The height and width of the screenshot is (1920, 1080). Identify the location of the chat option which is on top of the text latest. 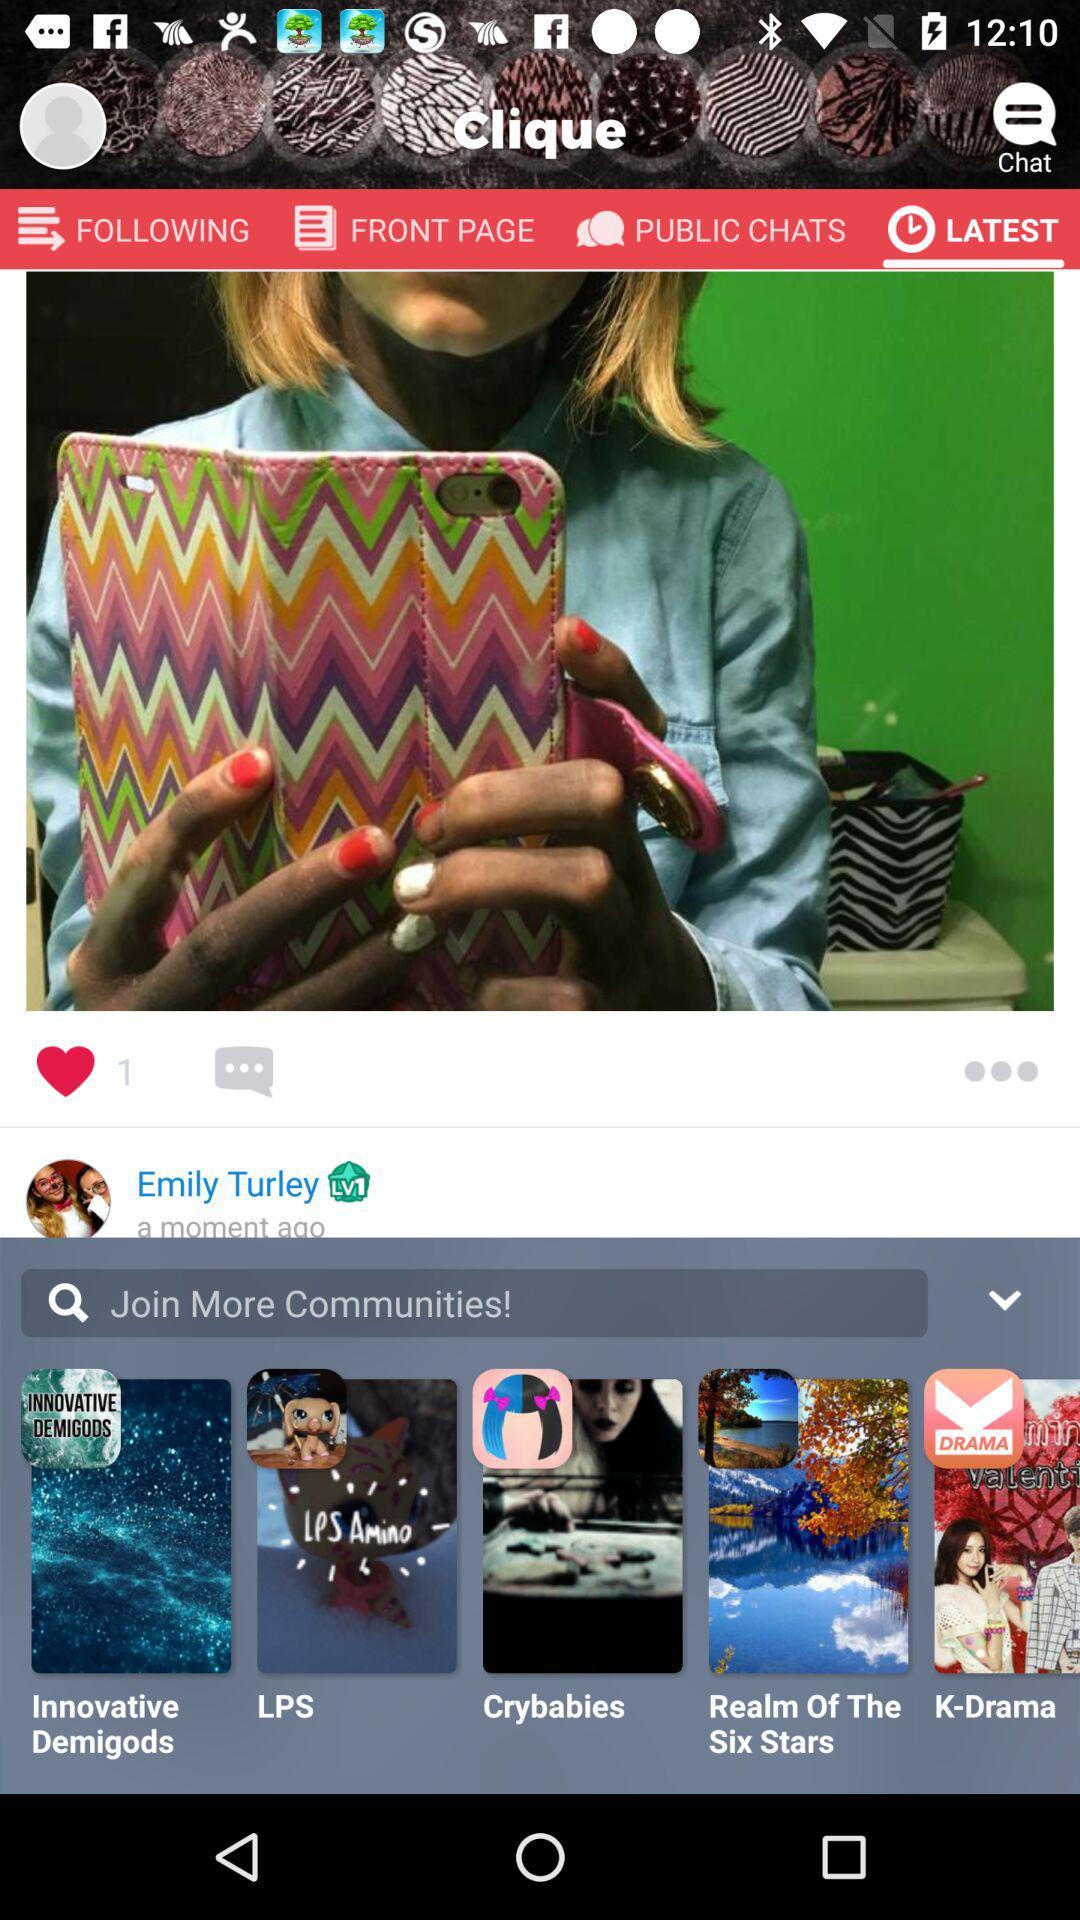
(1025, 114).